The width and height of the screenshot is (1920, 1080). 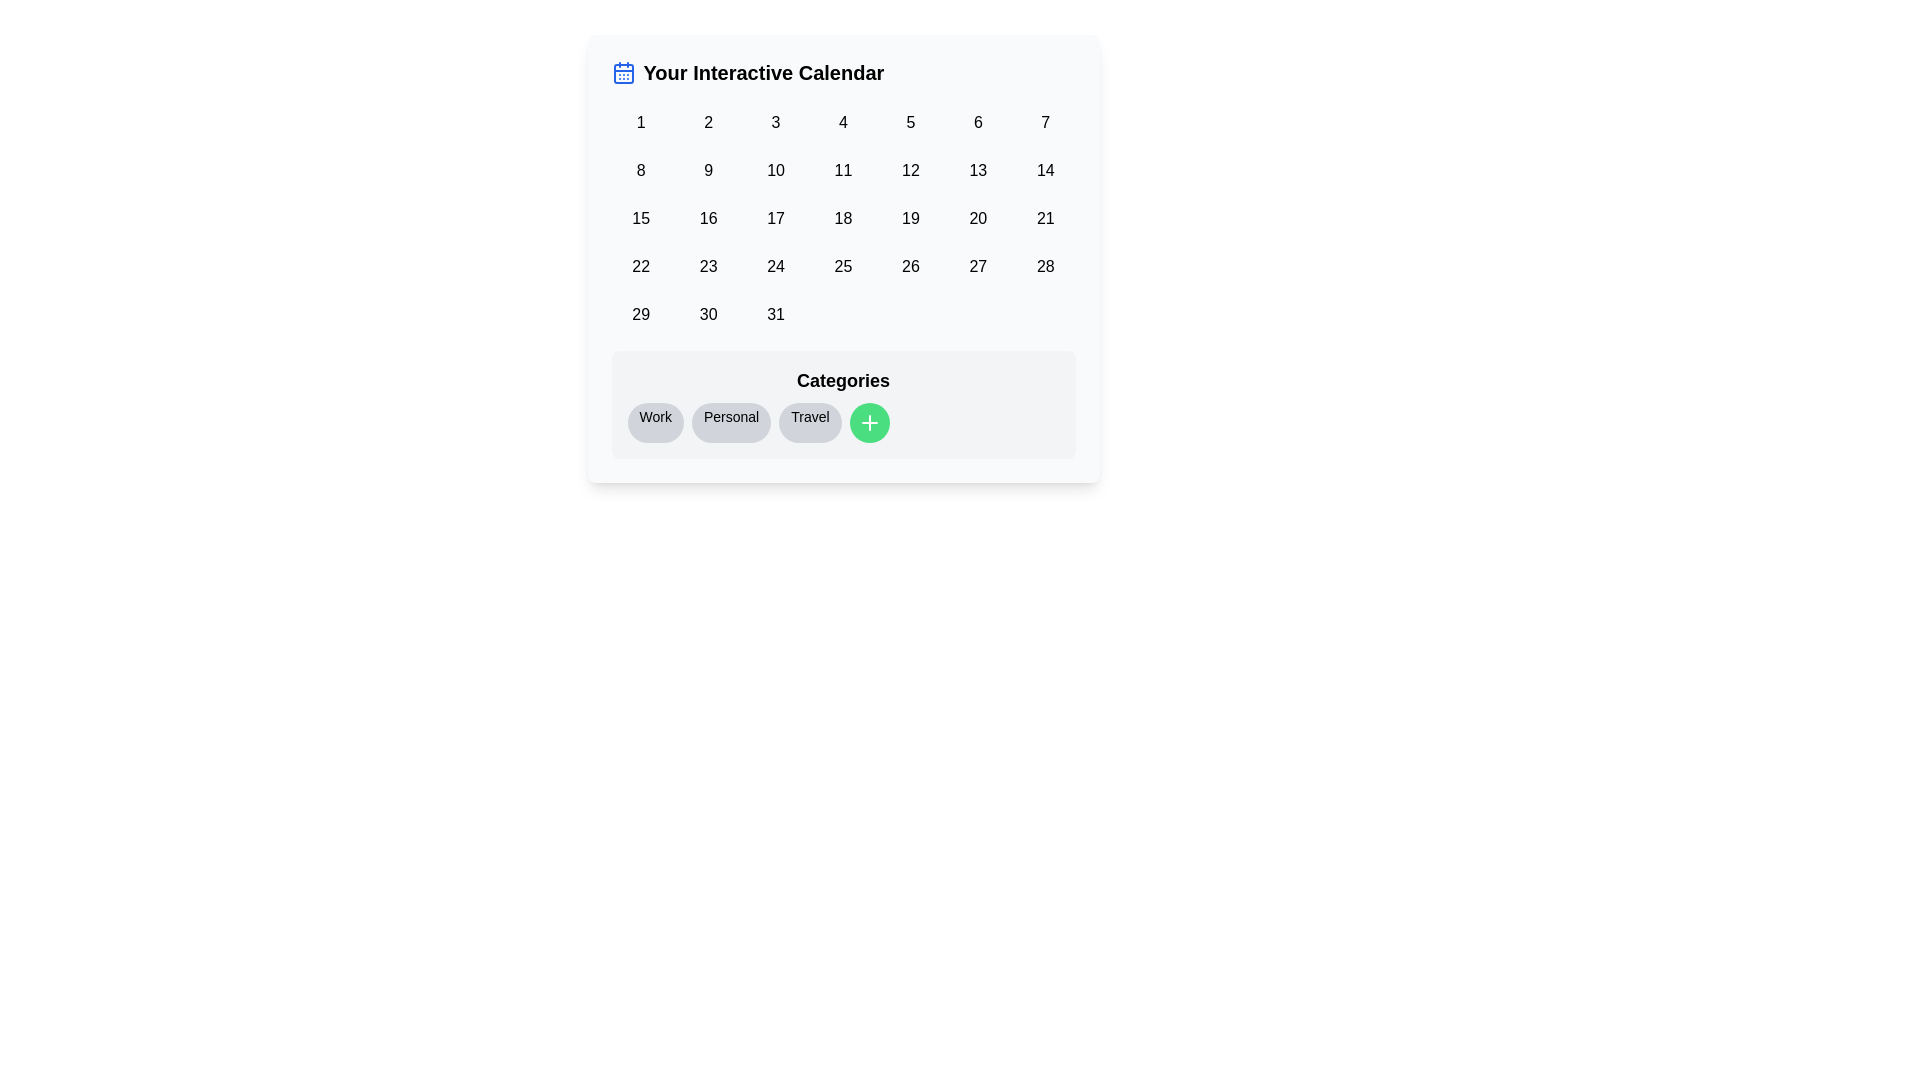 I want to click on the square-shaped button with rounded corners displaying the number '23' in black text, located in the fifth column of the fourth row of the calendar grid, so click(x=708, y=265).